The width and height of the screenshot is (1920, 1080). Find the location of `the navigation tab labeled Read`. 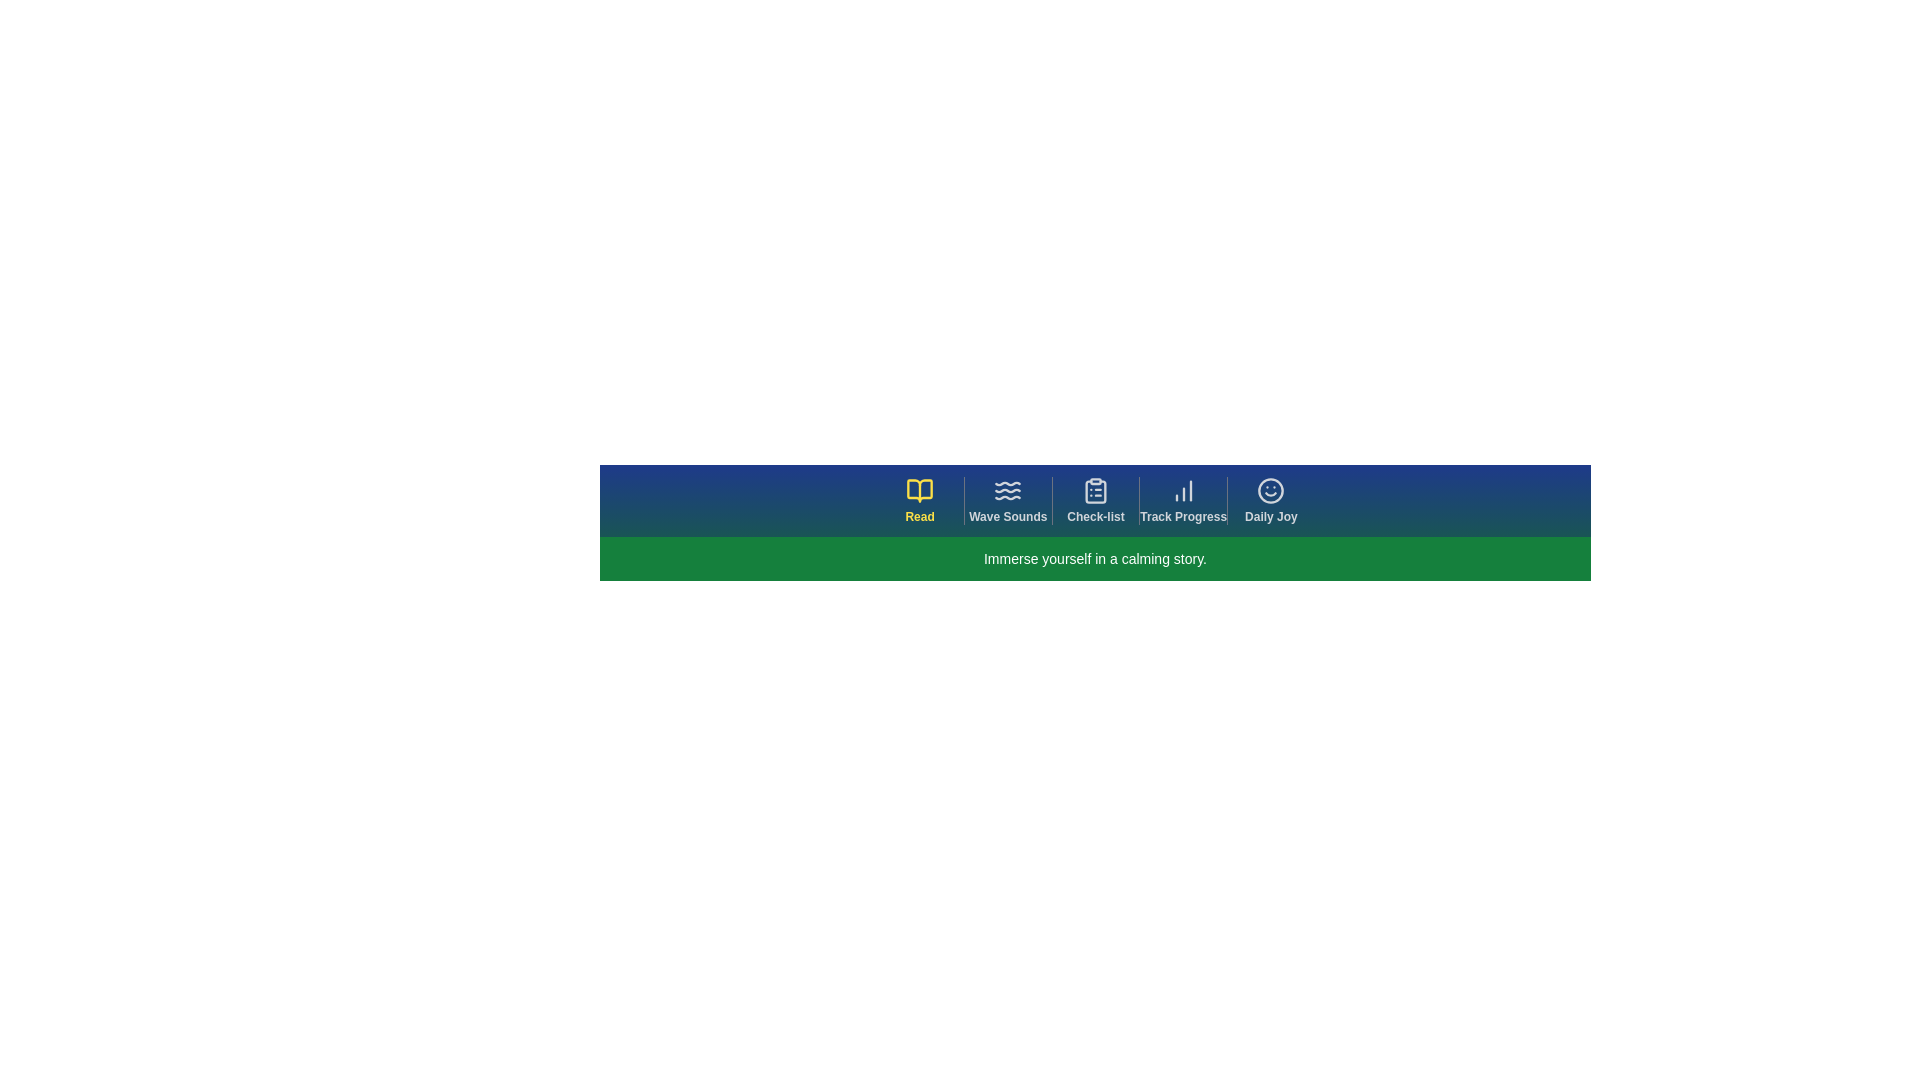

the navigation tab labeled Read is located at coordinates (919, 500).